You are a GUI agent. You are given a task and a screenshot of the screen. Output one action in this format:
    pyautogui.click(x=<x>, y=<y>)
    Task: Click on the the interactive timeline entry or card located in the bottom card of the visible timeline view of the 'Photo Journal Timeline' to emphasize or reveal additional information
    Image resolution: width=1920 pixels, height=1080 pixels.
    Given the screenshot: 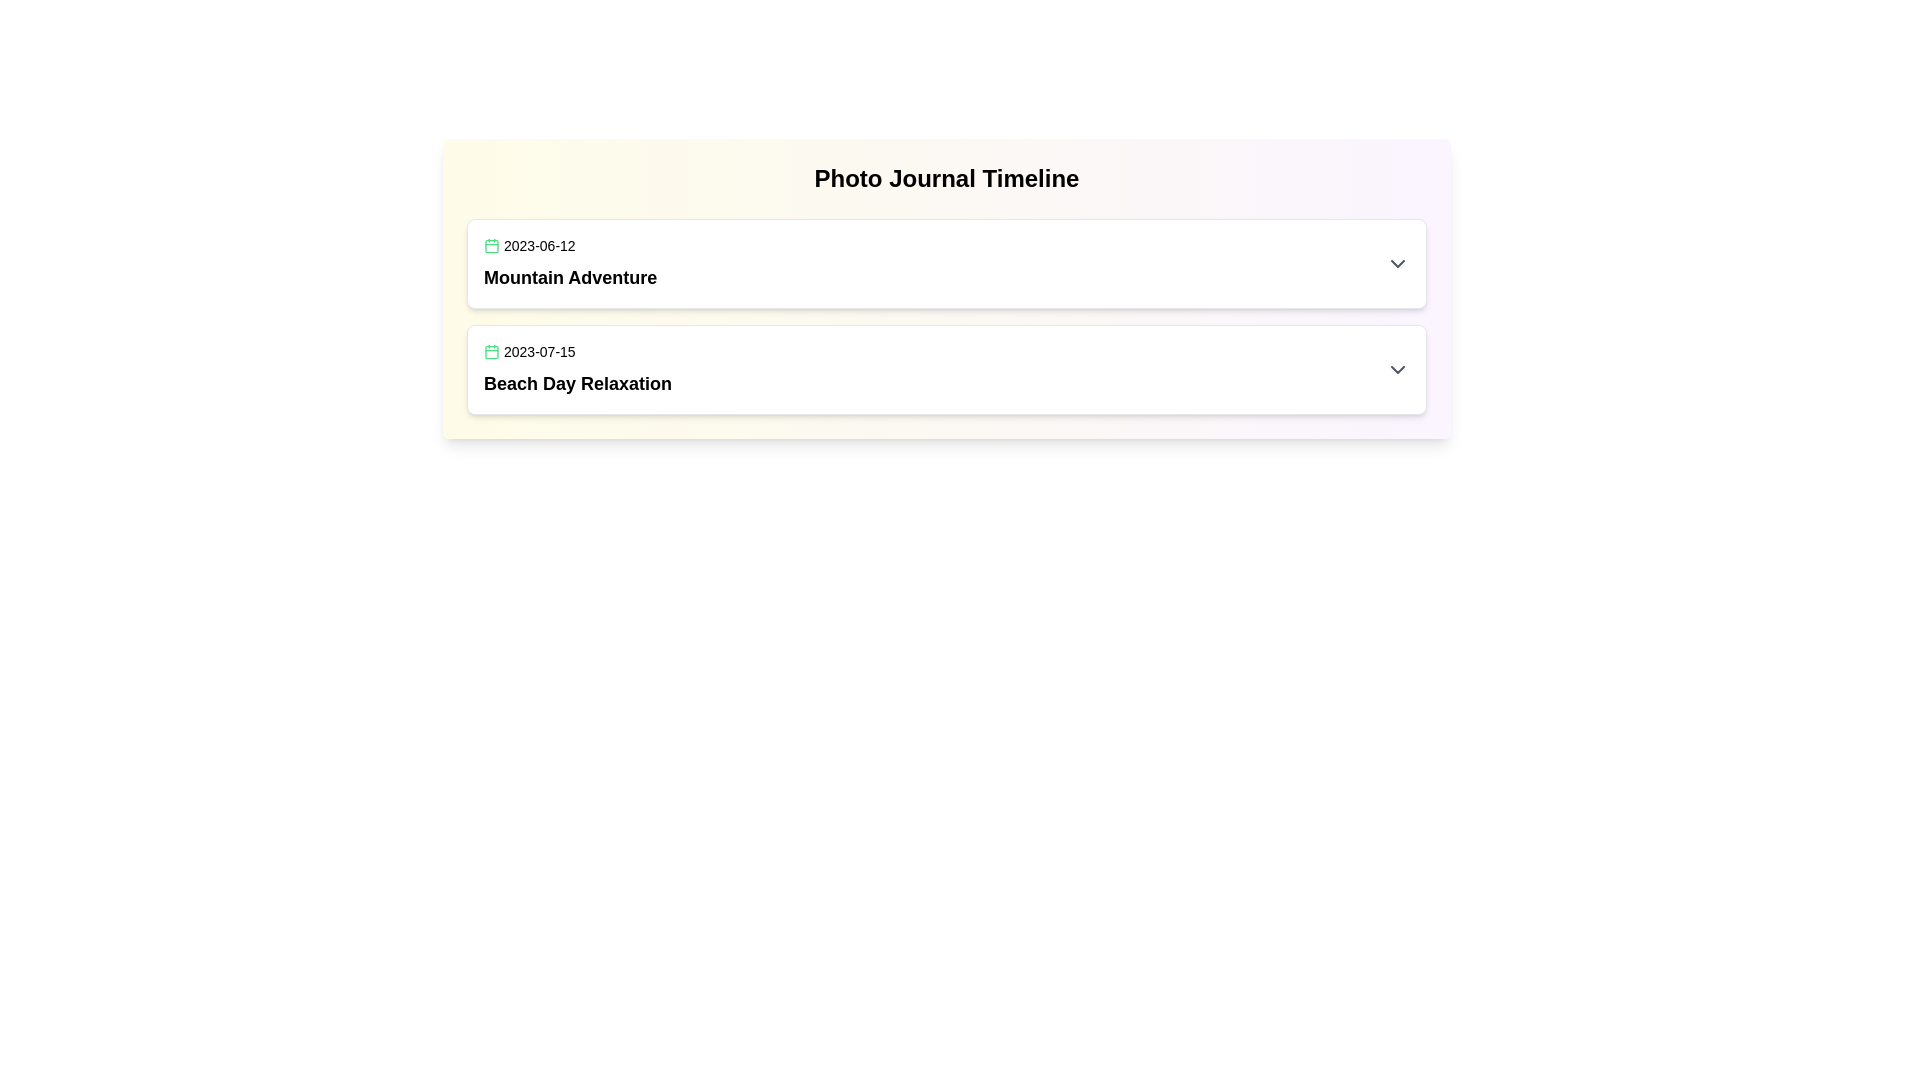 What is the action you would take?
    pyautogui.click(x=945, y=370)
    